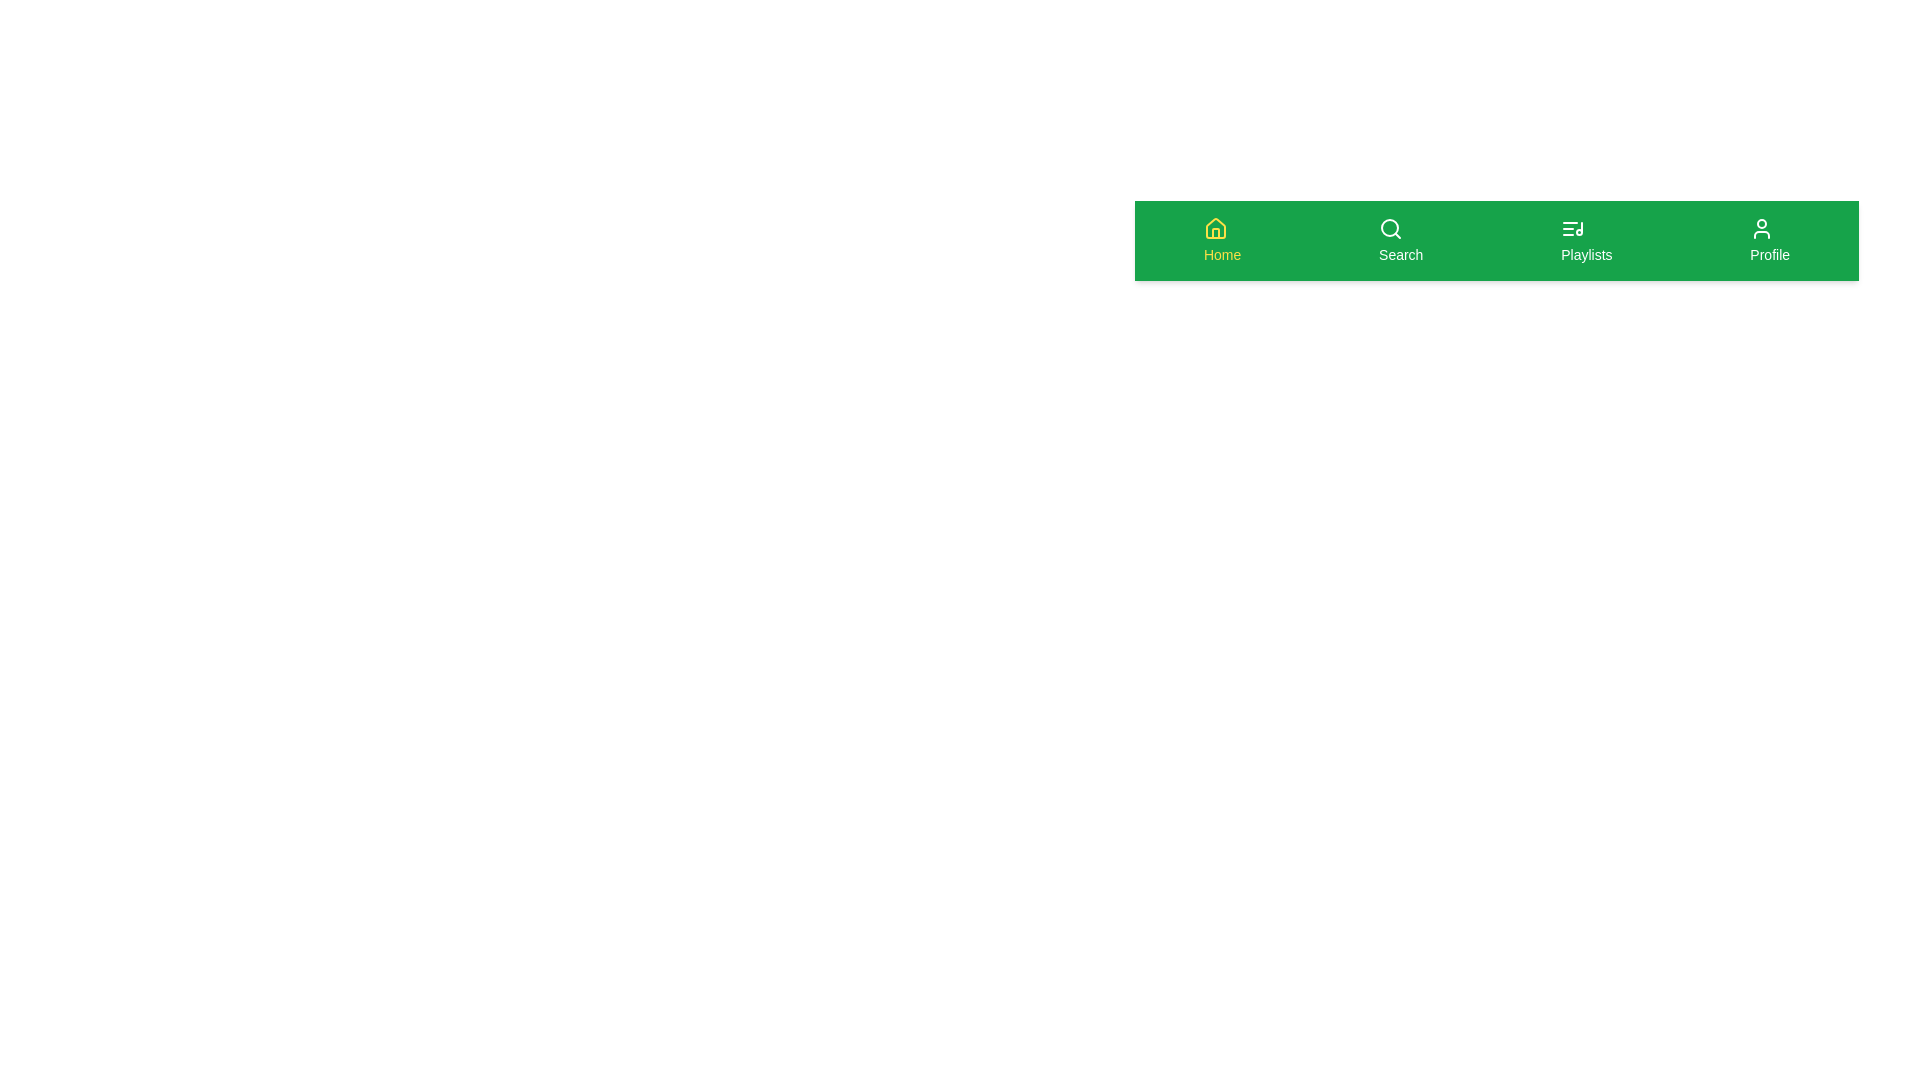 The image size is (1920, 1080). I want to click on the 'Home' button in the bottom navigation bar, so click(1221, 239).